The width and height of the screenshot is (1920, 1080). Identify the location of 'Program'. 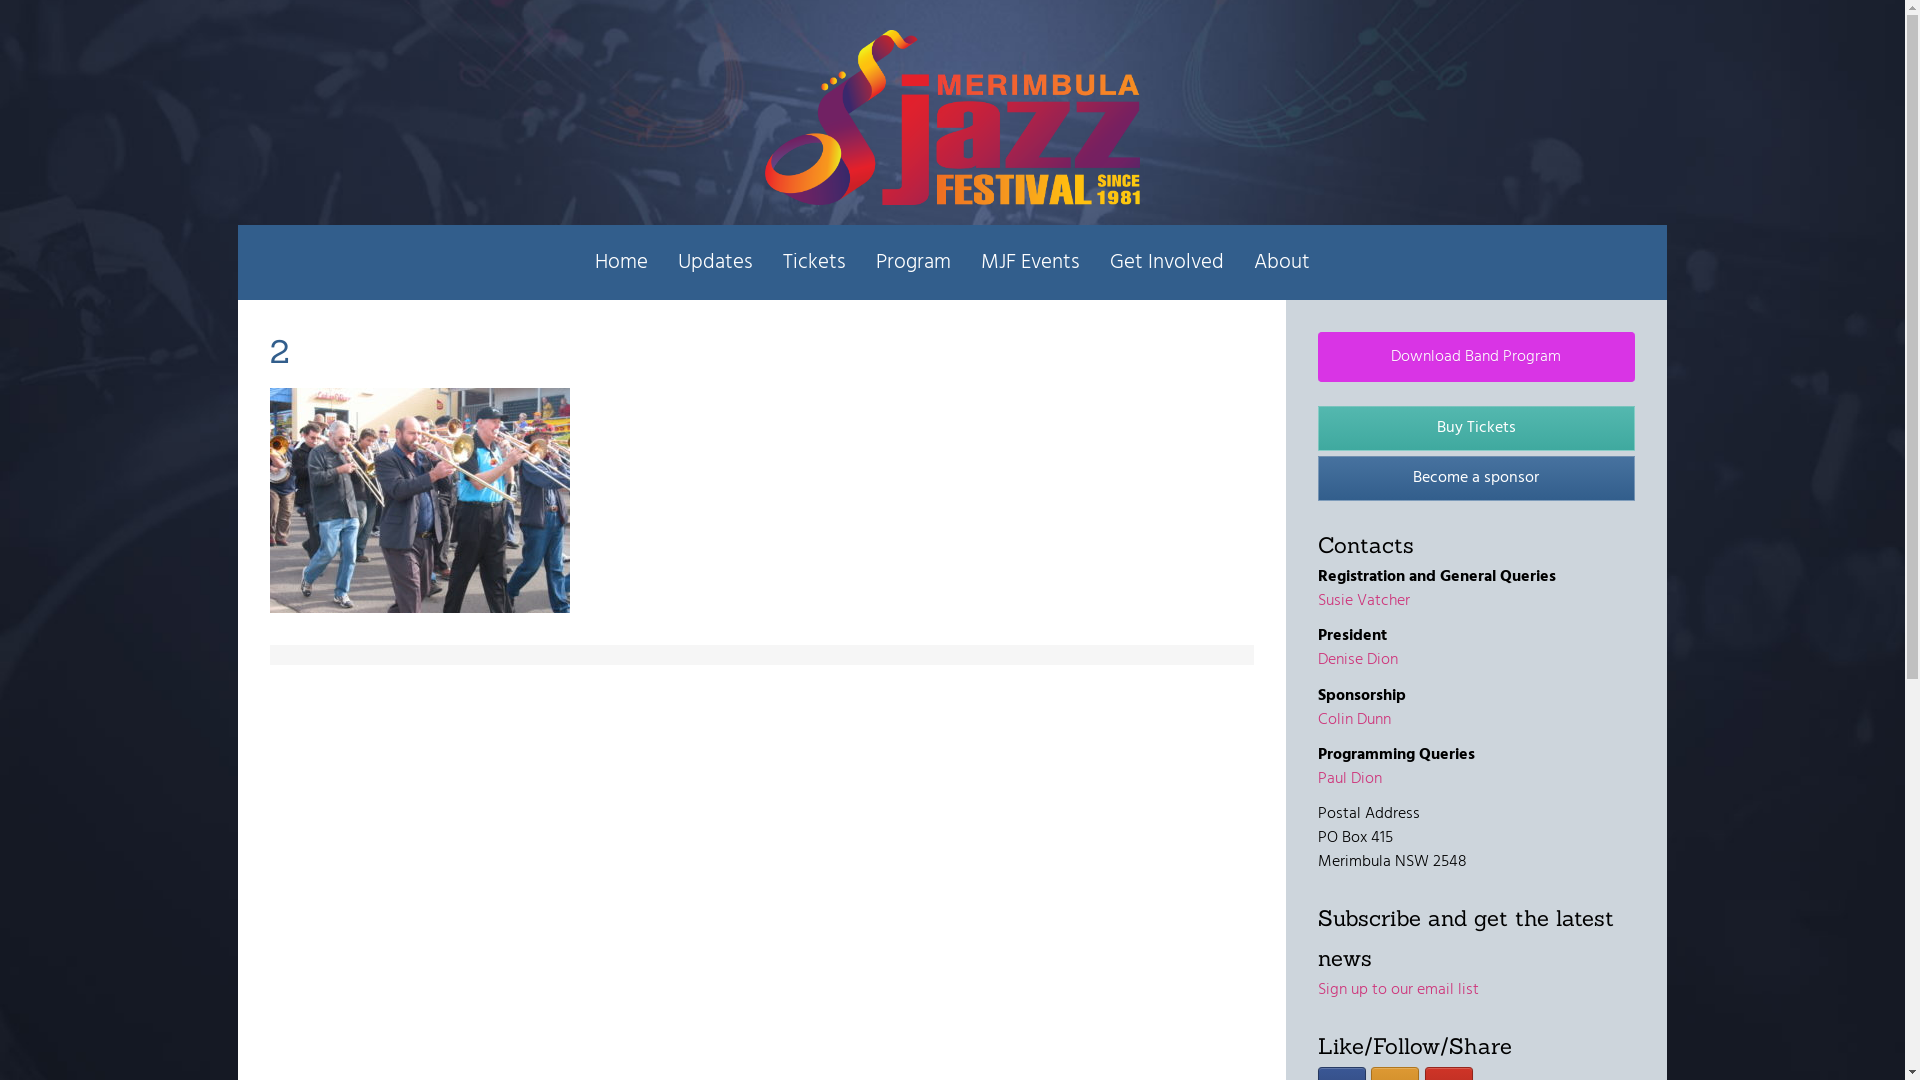
(912, 261).